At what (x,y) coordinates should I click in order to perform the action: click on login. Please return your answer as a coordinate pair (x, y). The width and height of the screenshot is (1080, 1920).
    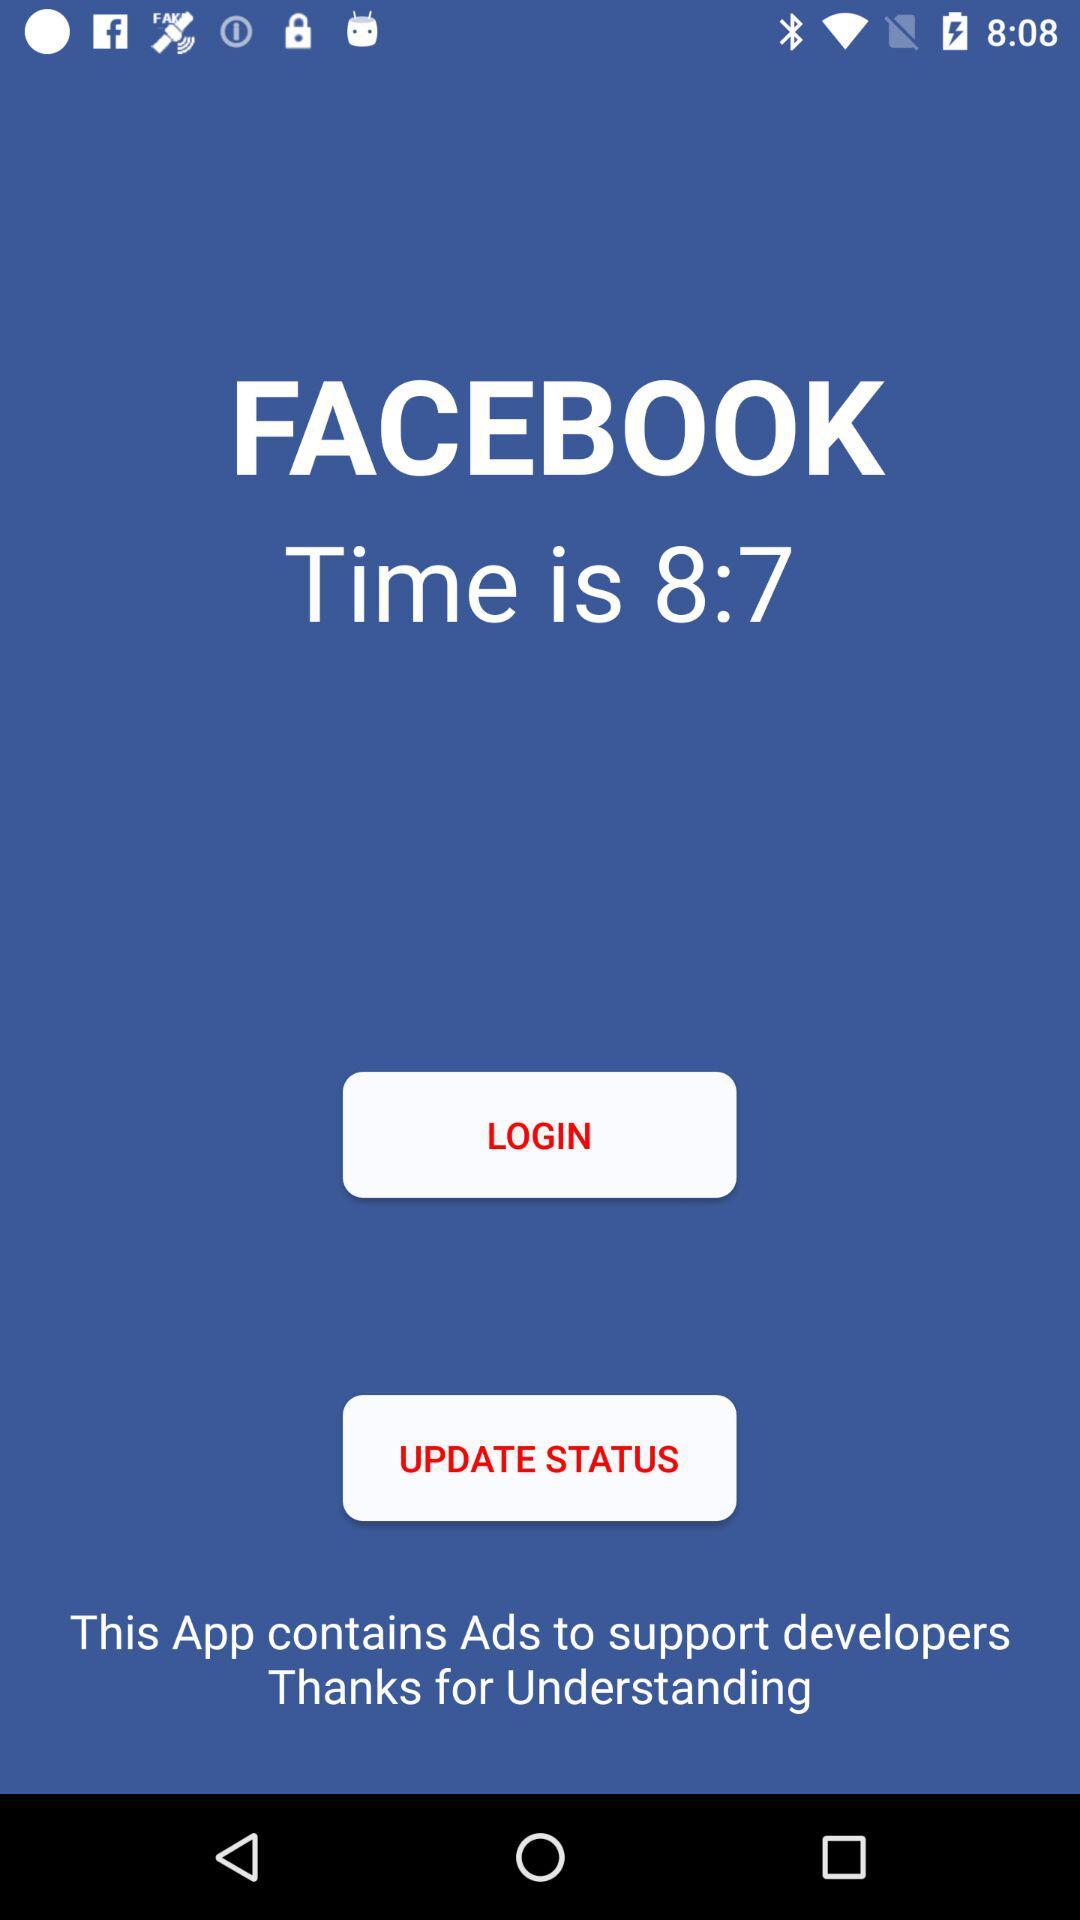
    Looking at the image, I should click on (538, 1134).